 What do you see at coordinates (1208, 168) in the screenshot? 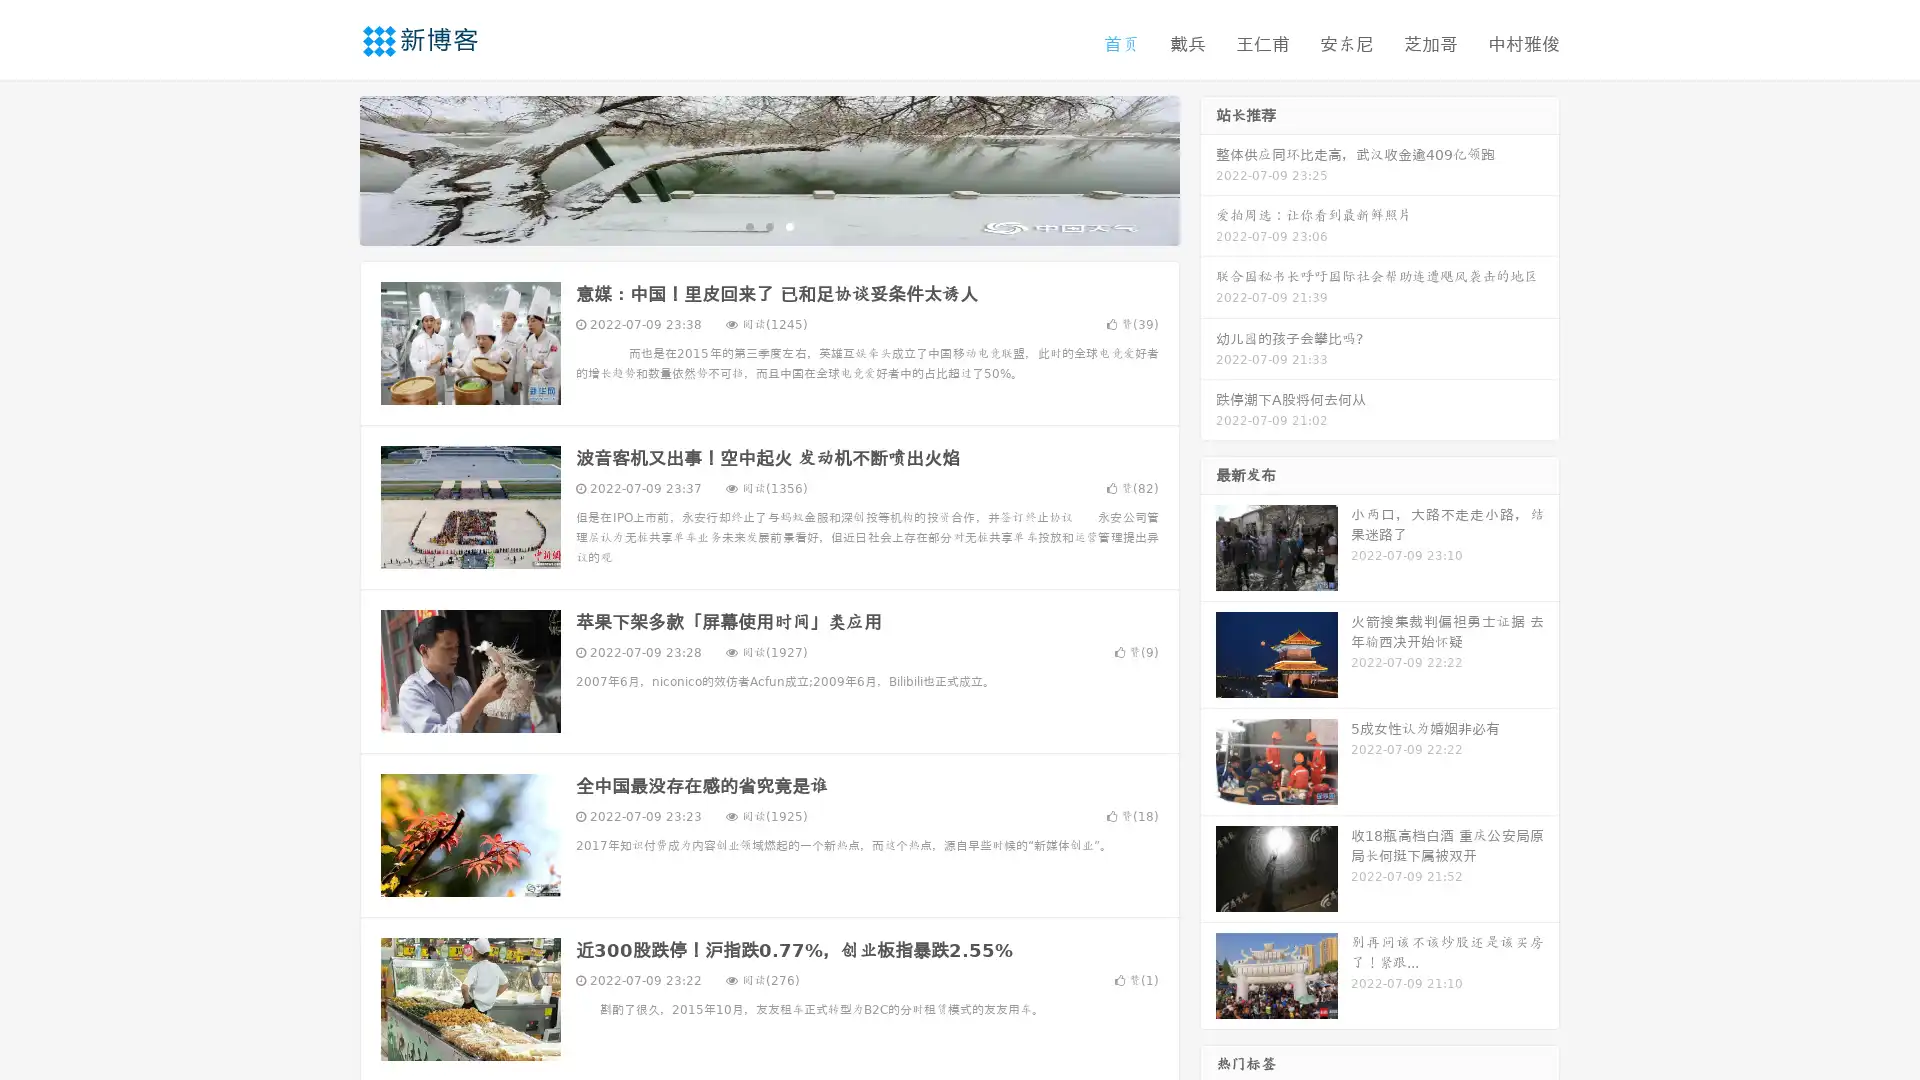
I see `Next slide` at bounding box center [1208, 168].